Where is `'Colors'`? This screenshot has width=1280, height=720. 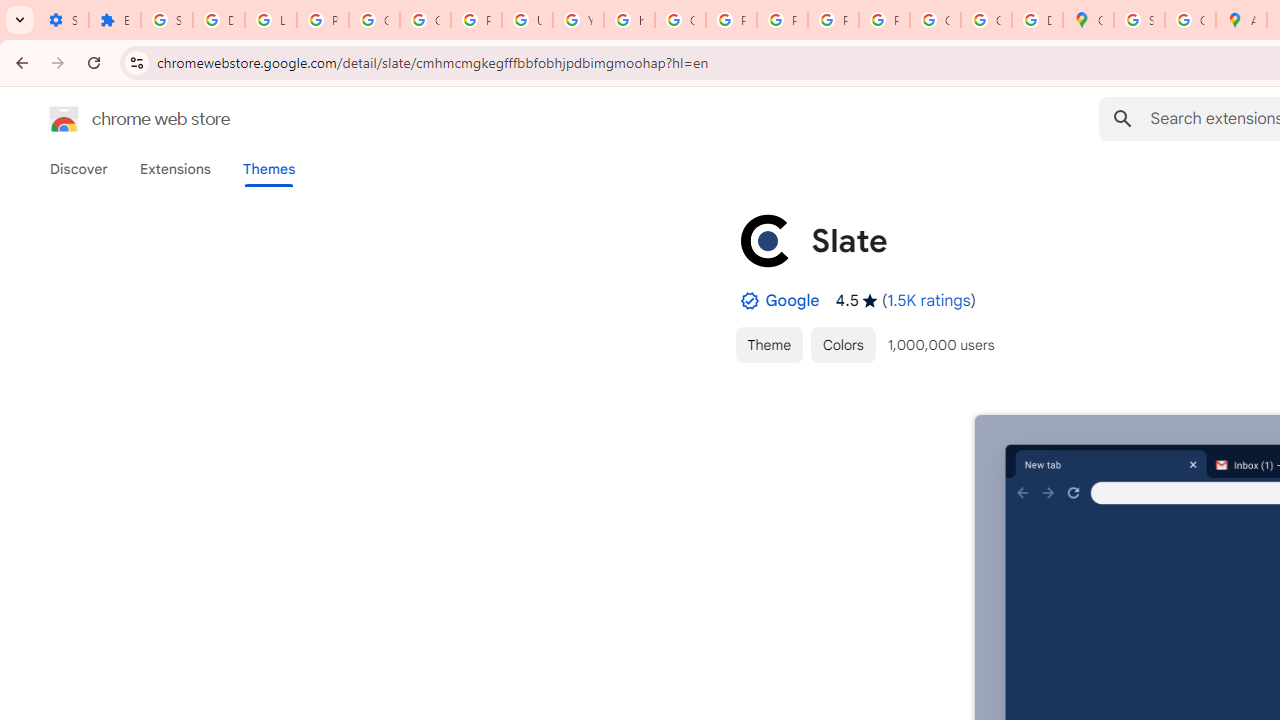 'Colors' is located at coordinates (843, 343).